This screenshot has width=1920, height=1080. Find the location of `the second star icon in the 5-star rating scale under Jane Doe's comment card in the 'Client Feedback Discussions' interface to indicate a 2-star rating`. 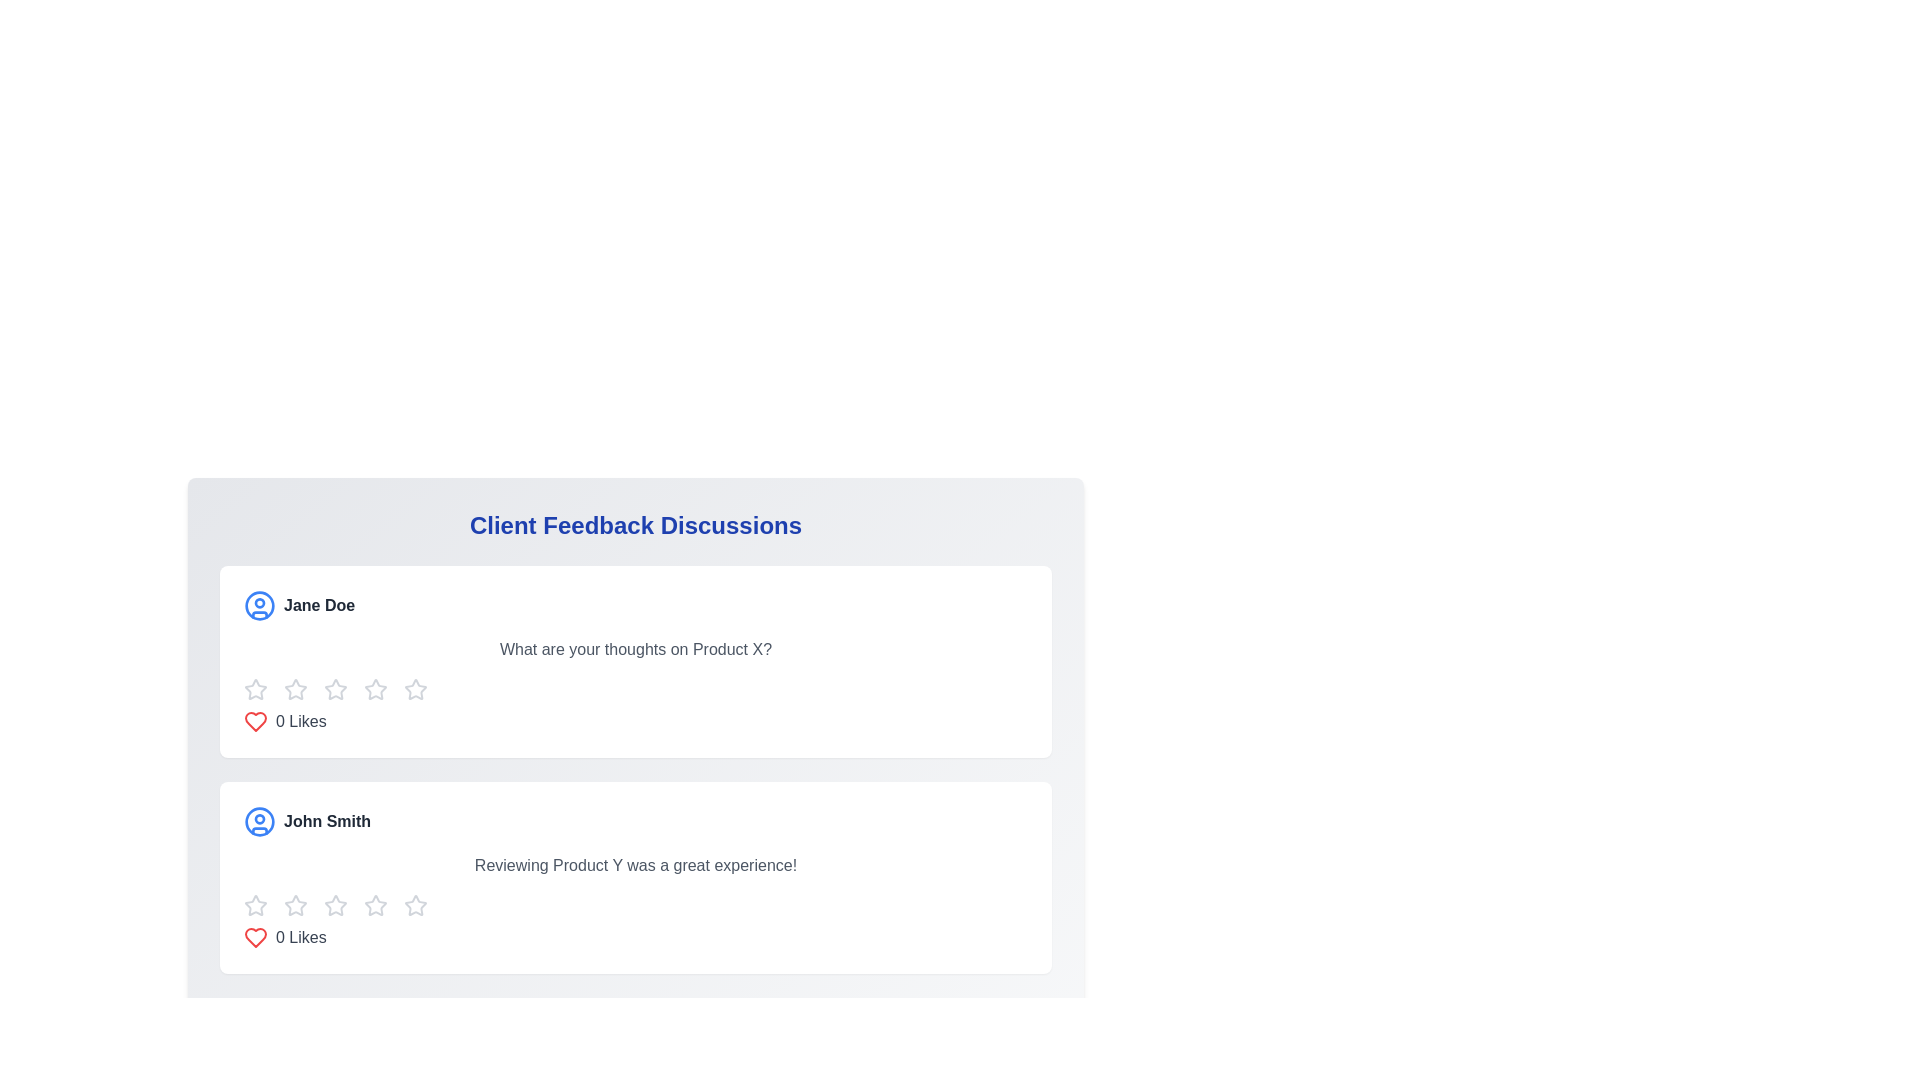

the second star icon in the 5-star rating scale under Jane Doe's comment card in the 'Client Feedback Discussions' interface to indicate a 2-star rating is located at coordinates (375, 688).